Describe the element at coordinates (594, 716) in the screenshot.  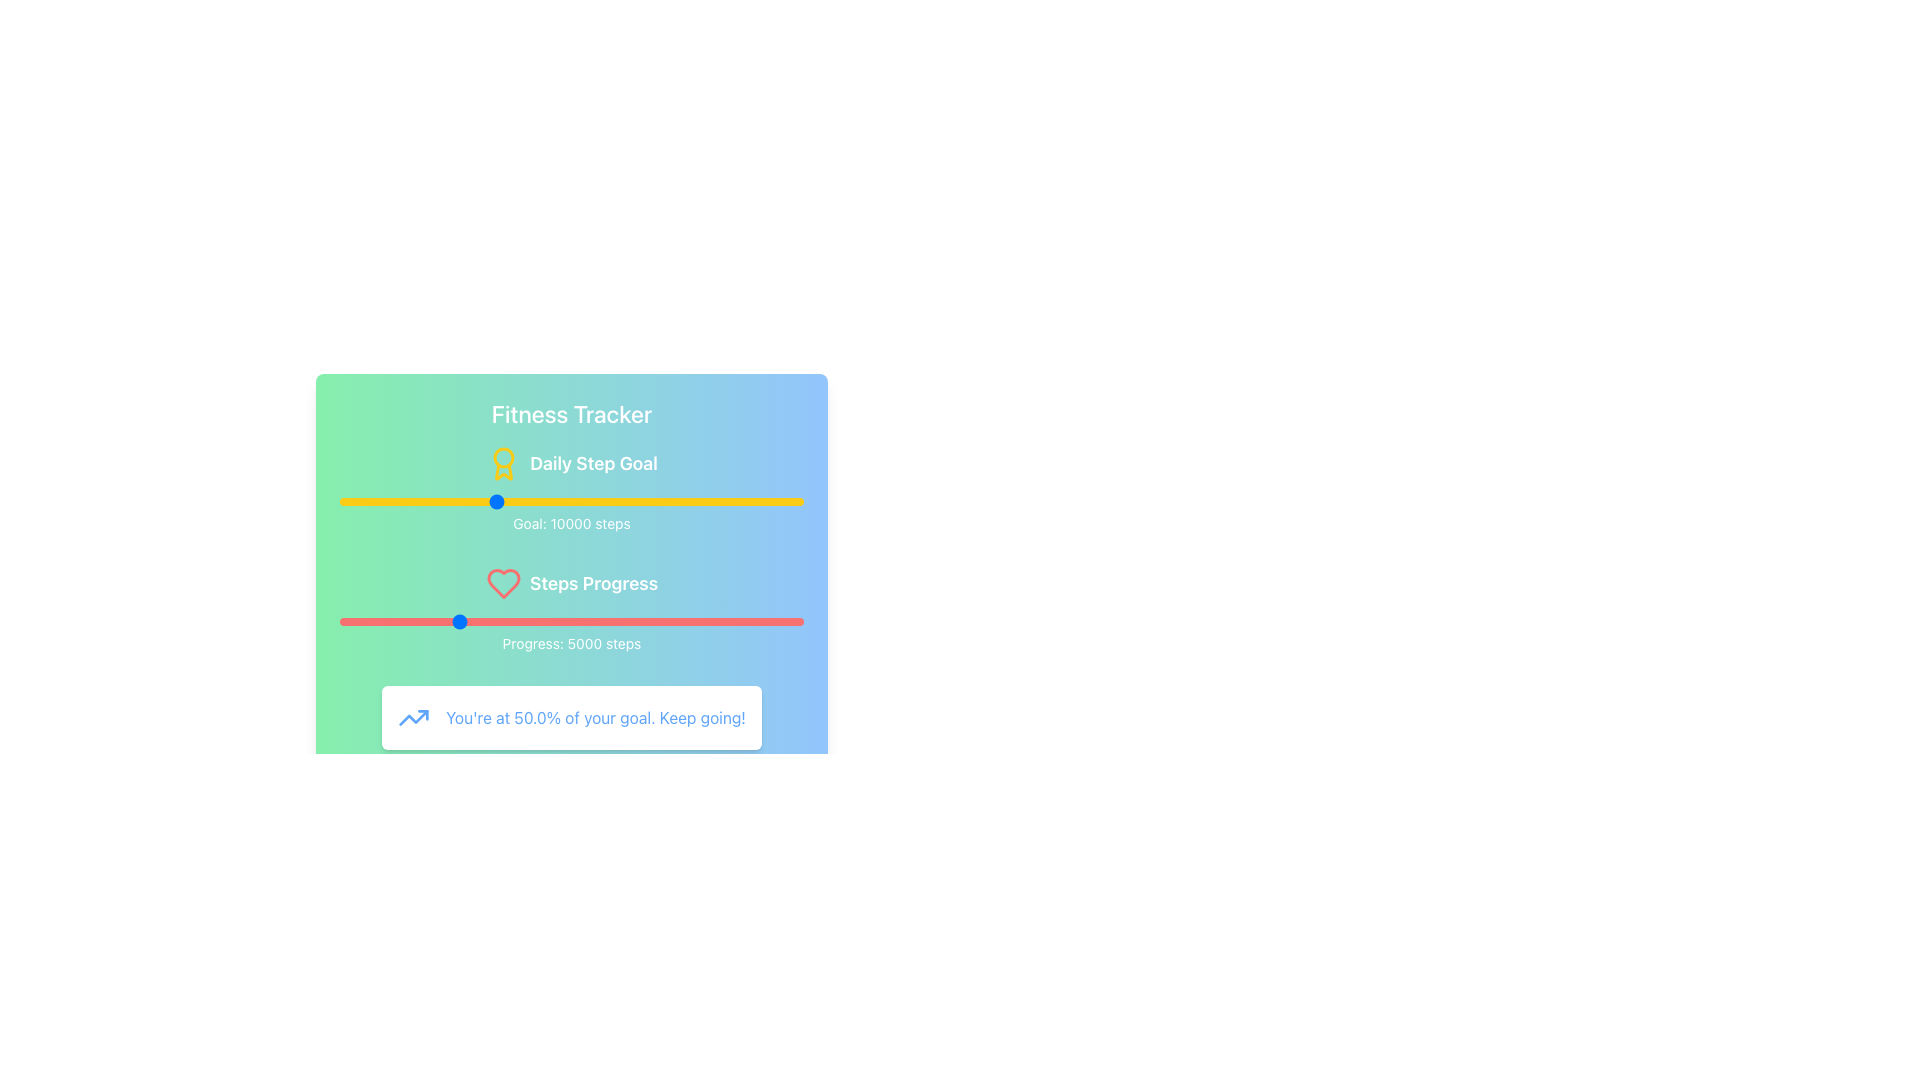
I see `the text snippet displaying 'You're at 50.0% of your goal. Keep going!' styled with a blue font inside a white rounded rectangular background` at that location.